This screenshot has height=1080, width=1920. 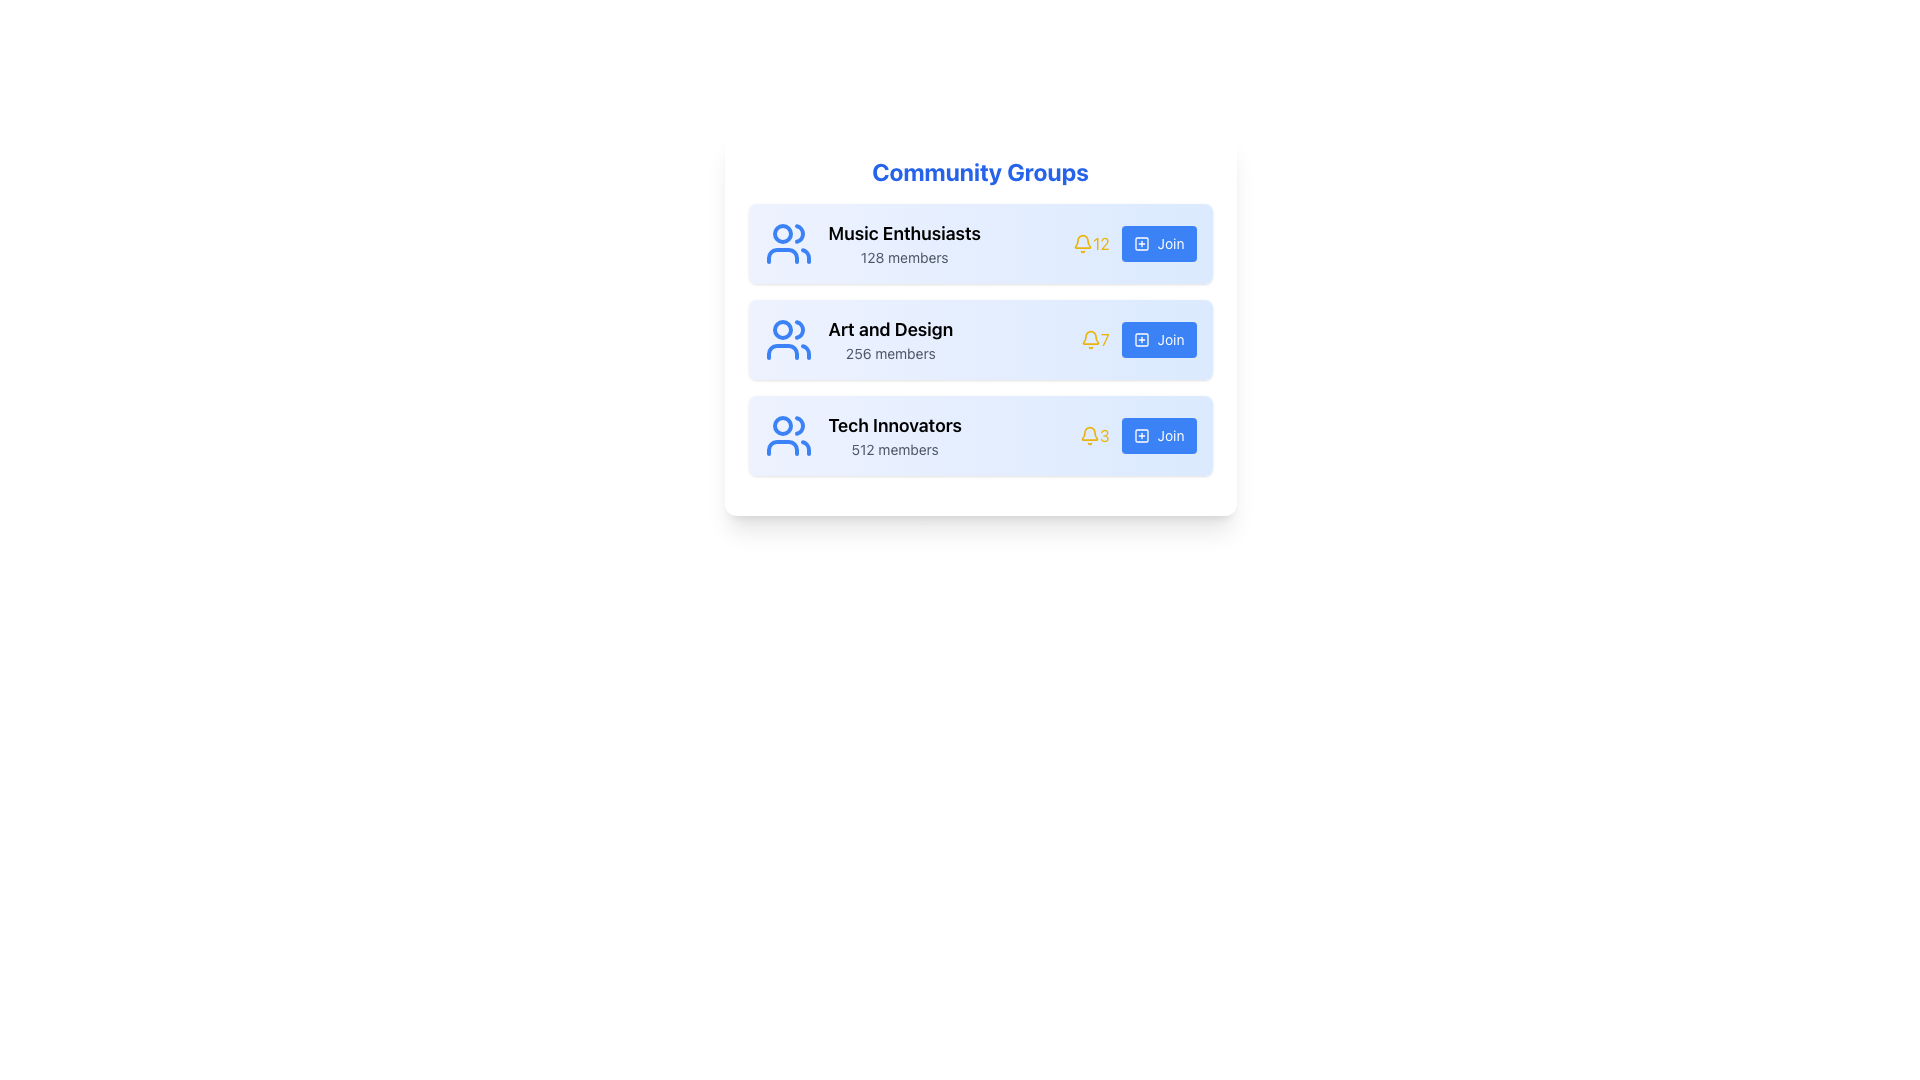 I want to click on the light blue icon depicting a group of people located next to the 'Art and Design' text, so click(x=787, y=338).